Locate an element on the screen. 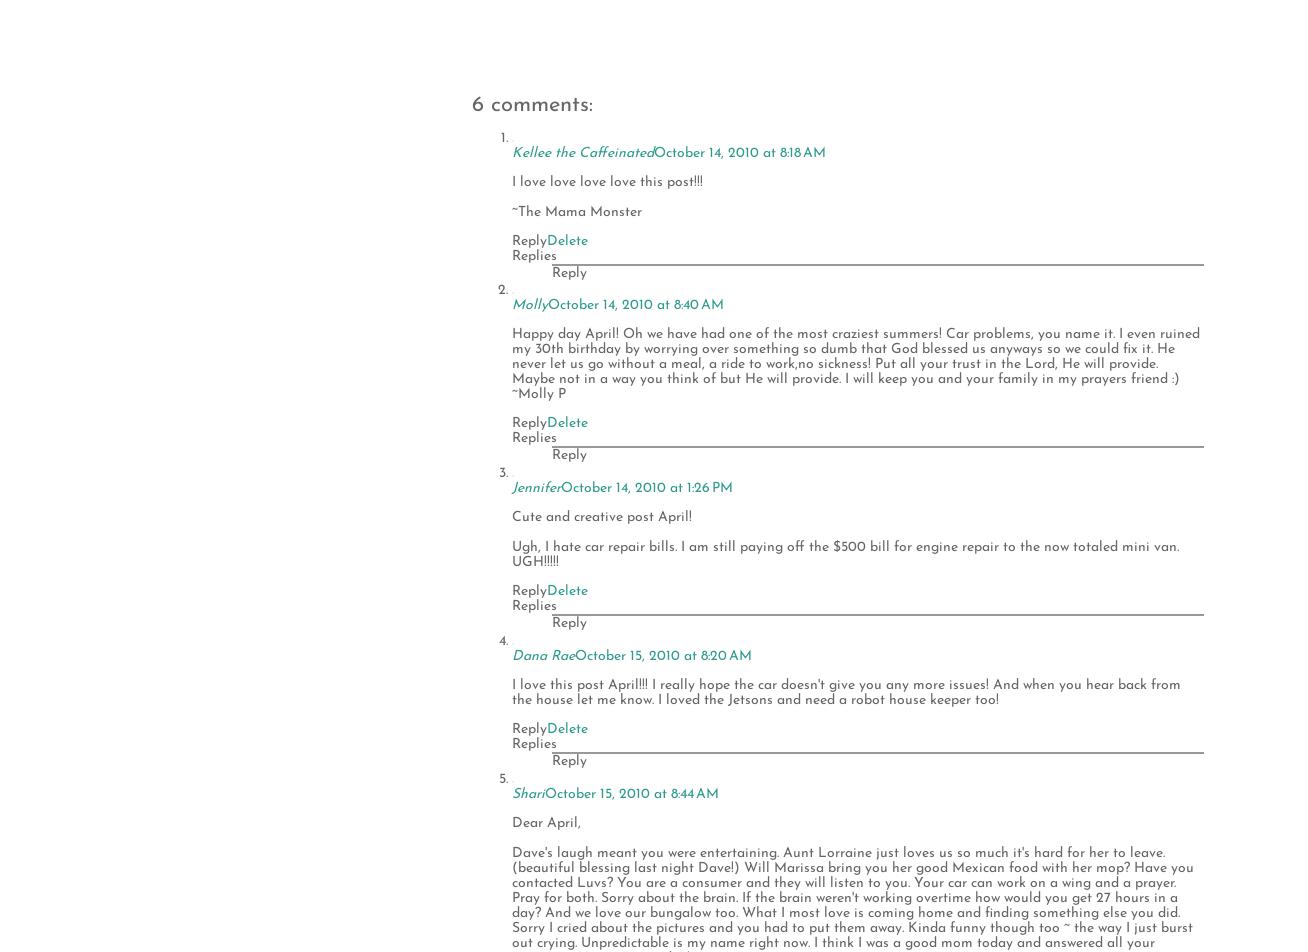  'Jennifer' is located at coordinates (536, 487).